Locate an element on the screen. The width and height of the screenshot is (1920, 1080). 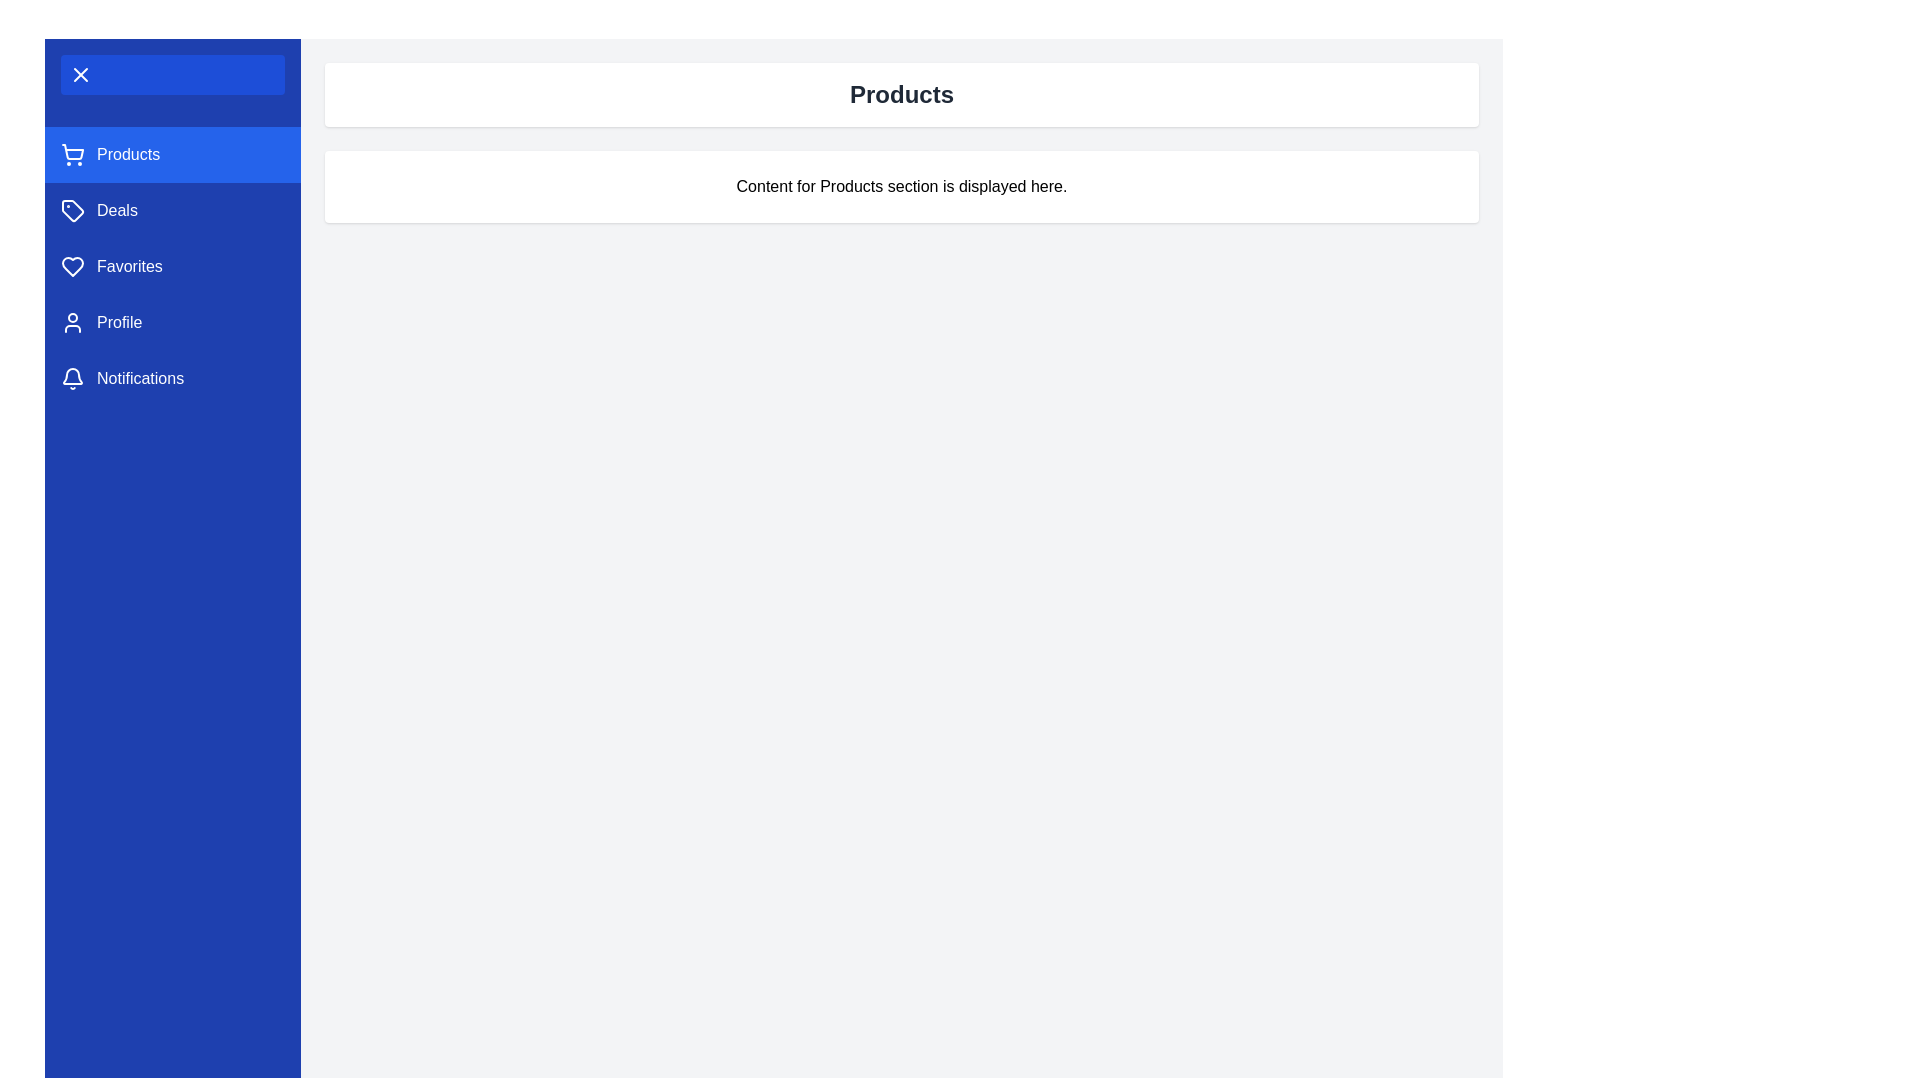
the Close button icon, represented by an 'X', located at the top-left corner of the sidebar is located at coordinates (80, 73).